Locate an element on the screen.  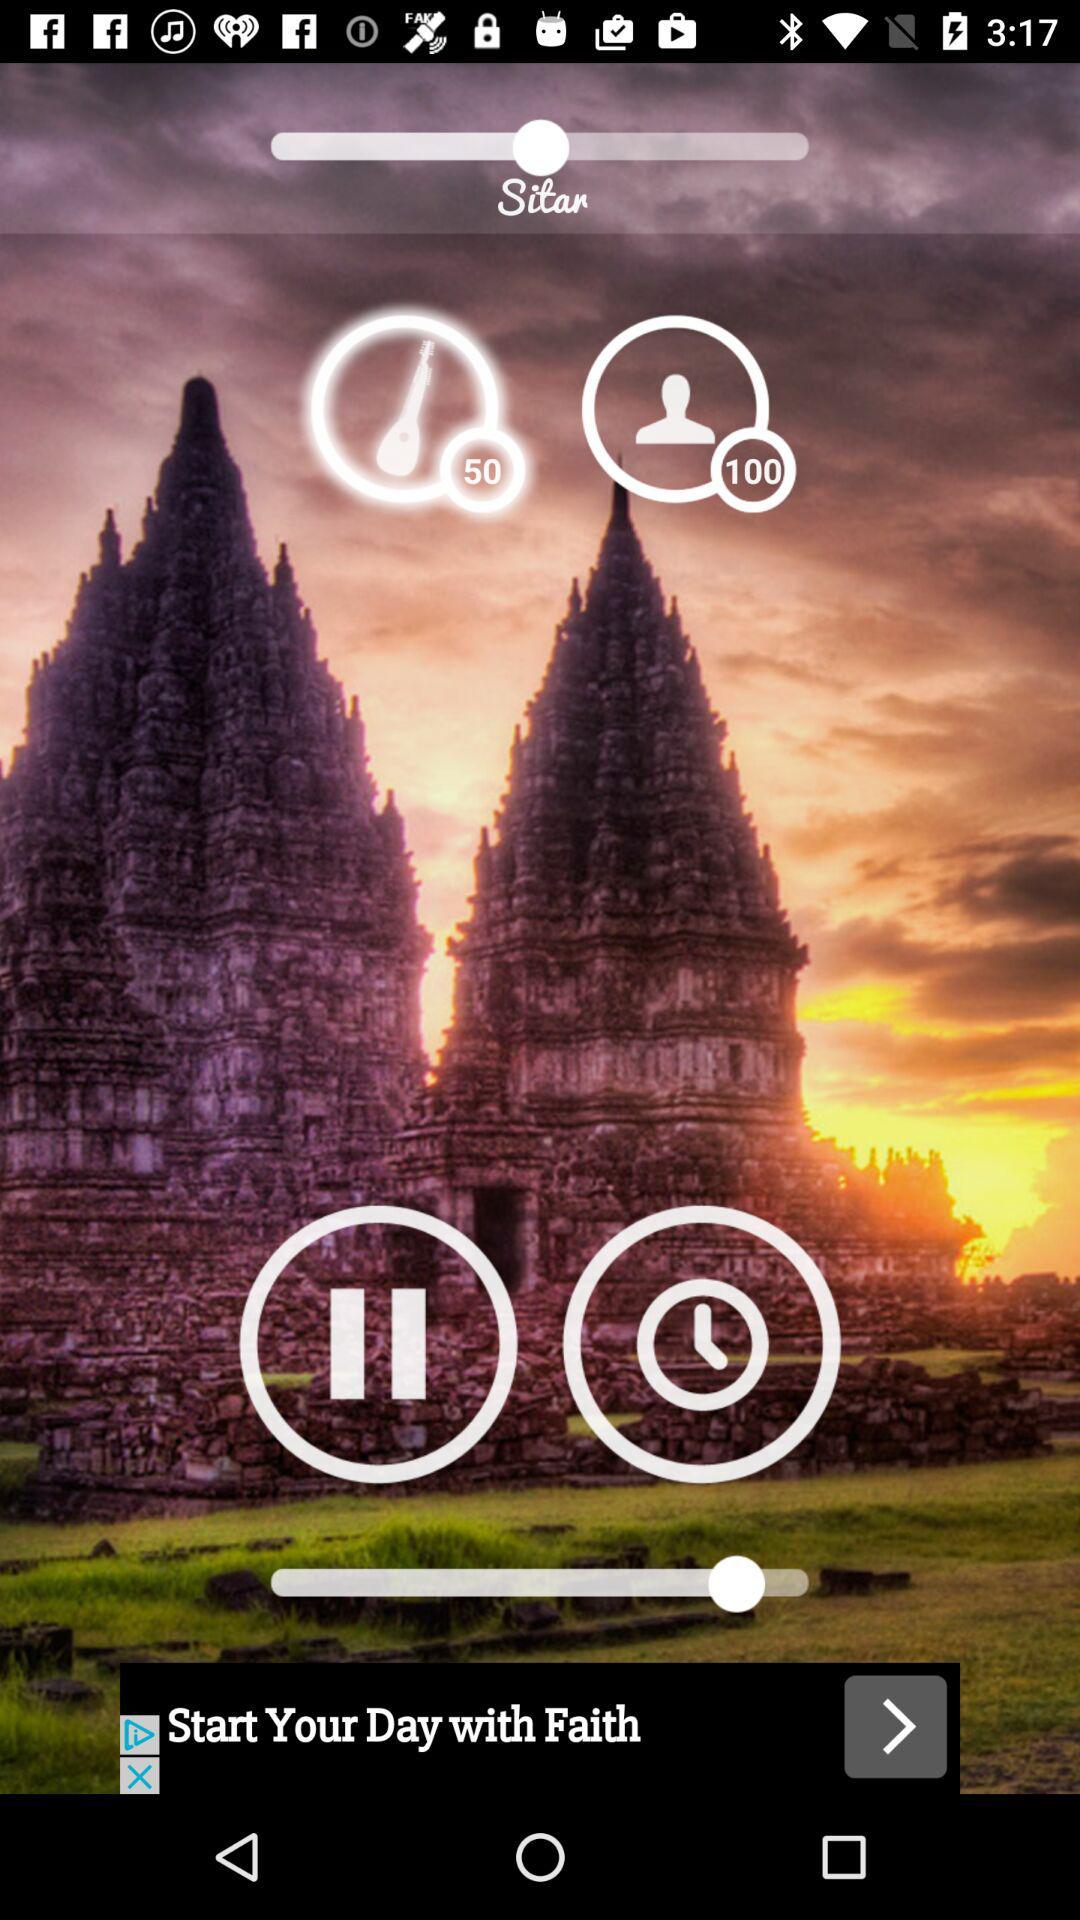
change tempo is located at coordinates (404, 407).